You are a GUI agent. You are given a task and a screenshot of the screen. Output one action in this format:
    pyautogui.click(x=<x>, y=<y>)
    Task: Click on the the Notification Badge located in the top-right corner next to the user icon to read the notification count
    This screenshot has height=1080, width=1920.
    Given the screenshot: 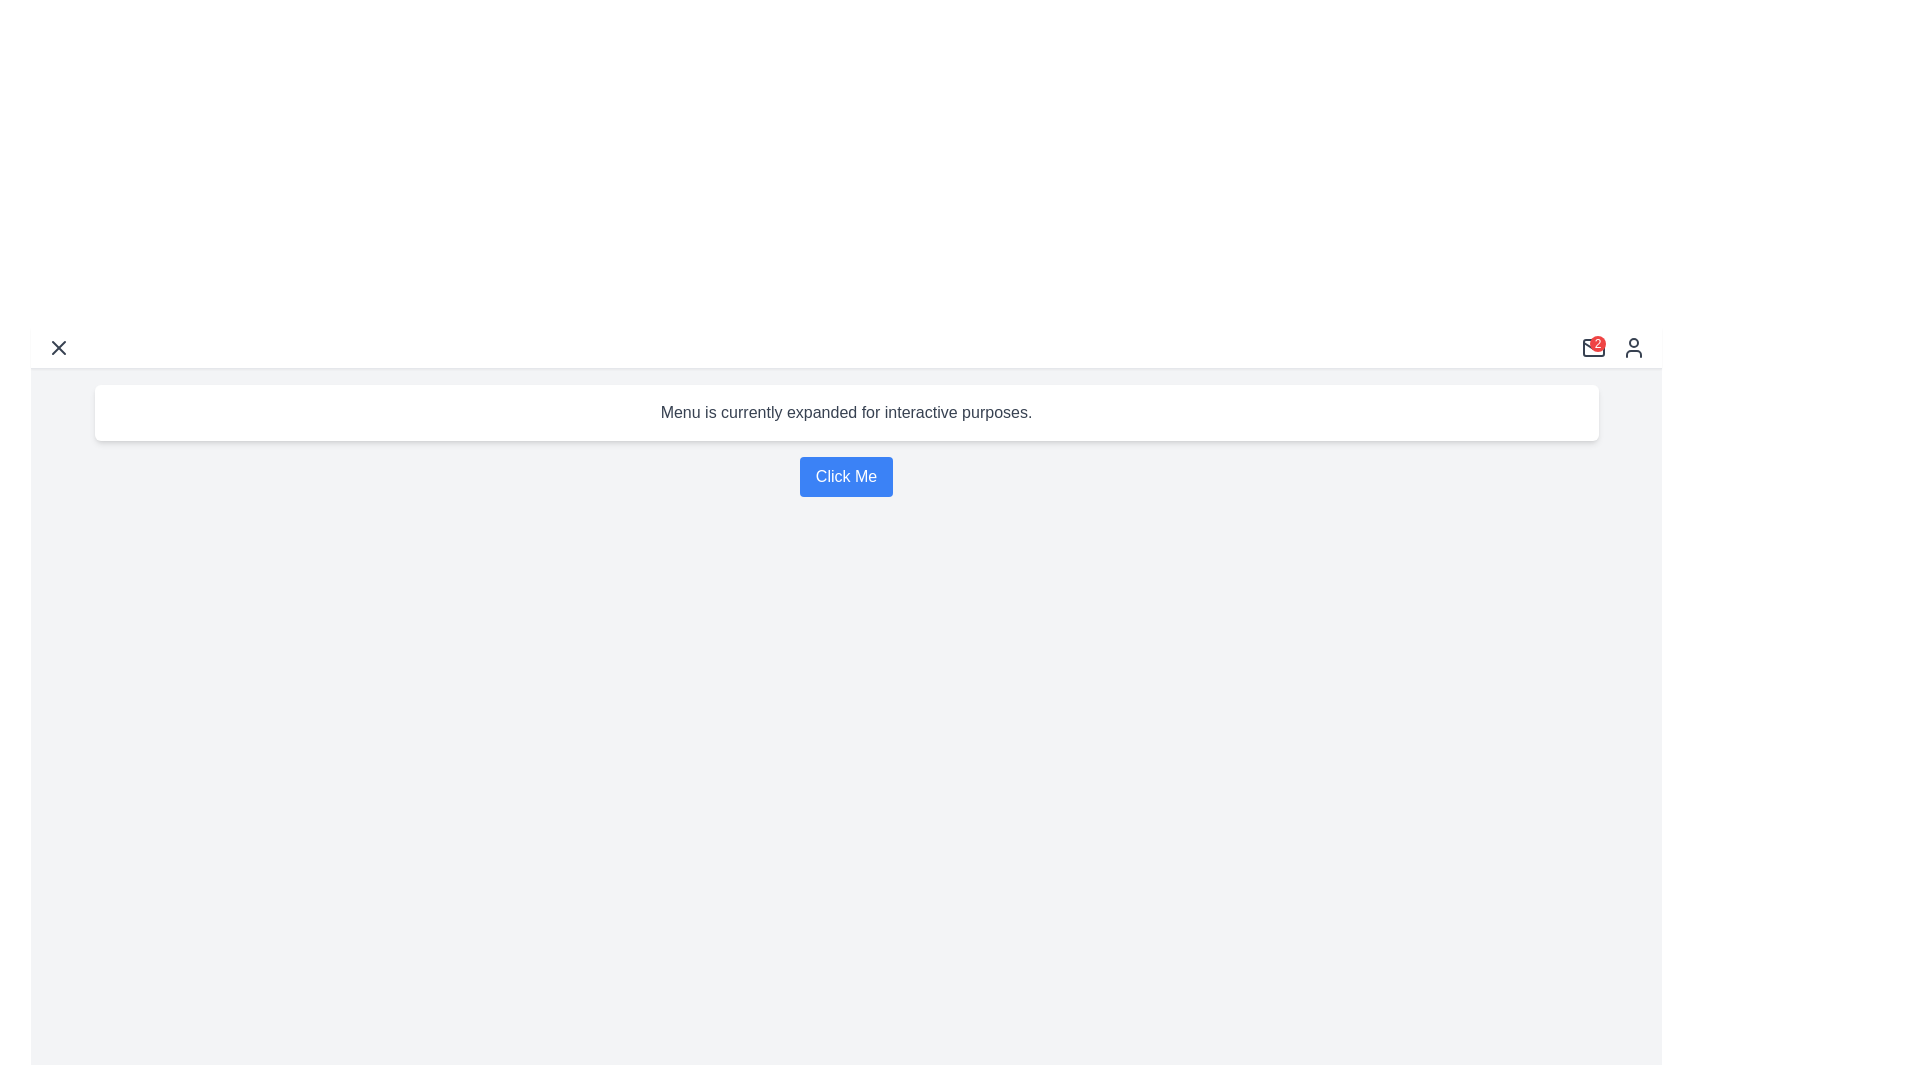 What is the action you would take?
    pyautogui.click(x=1597, y=342)
    